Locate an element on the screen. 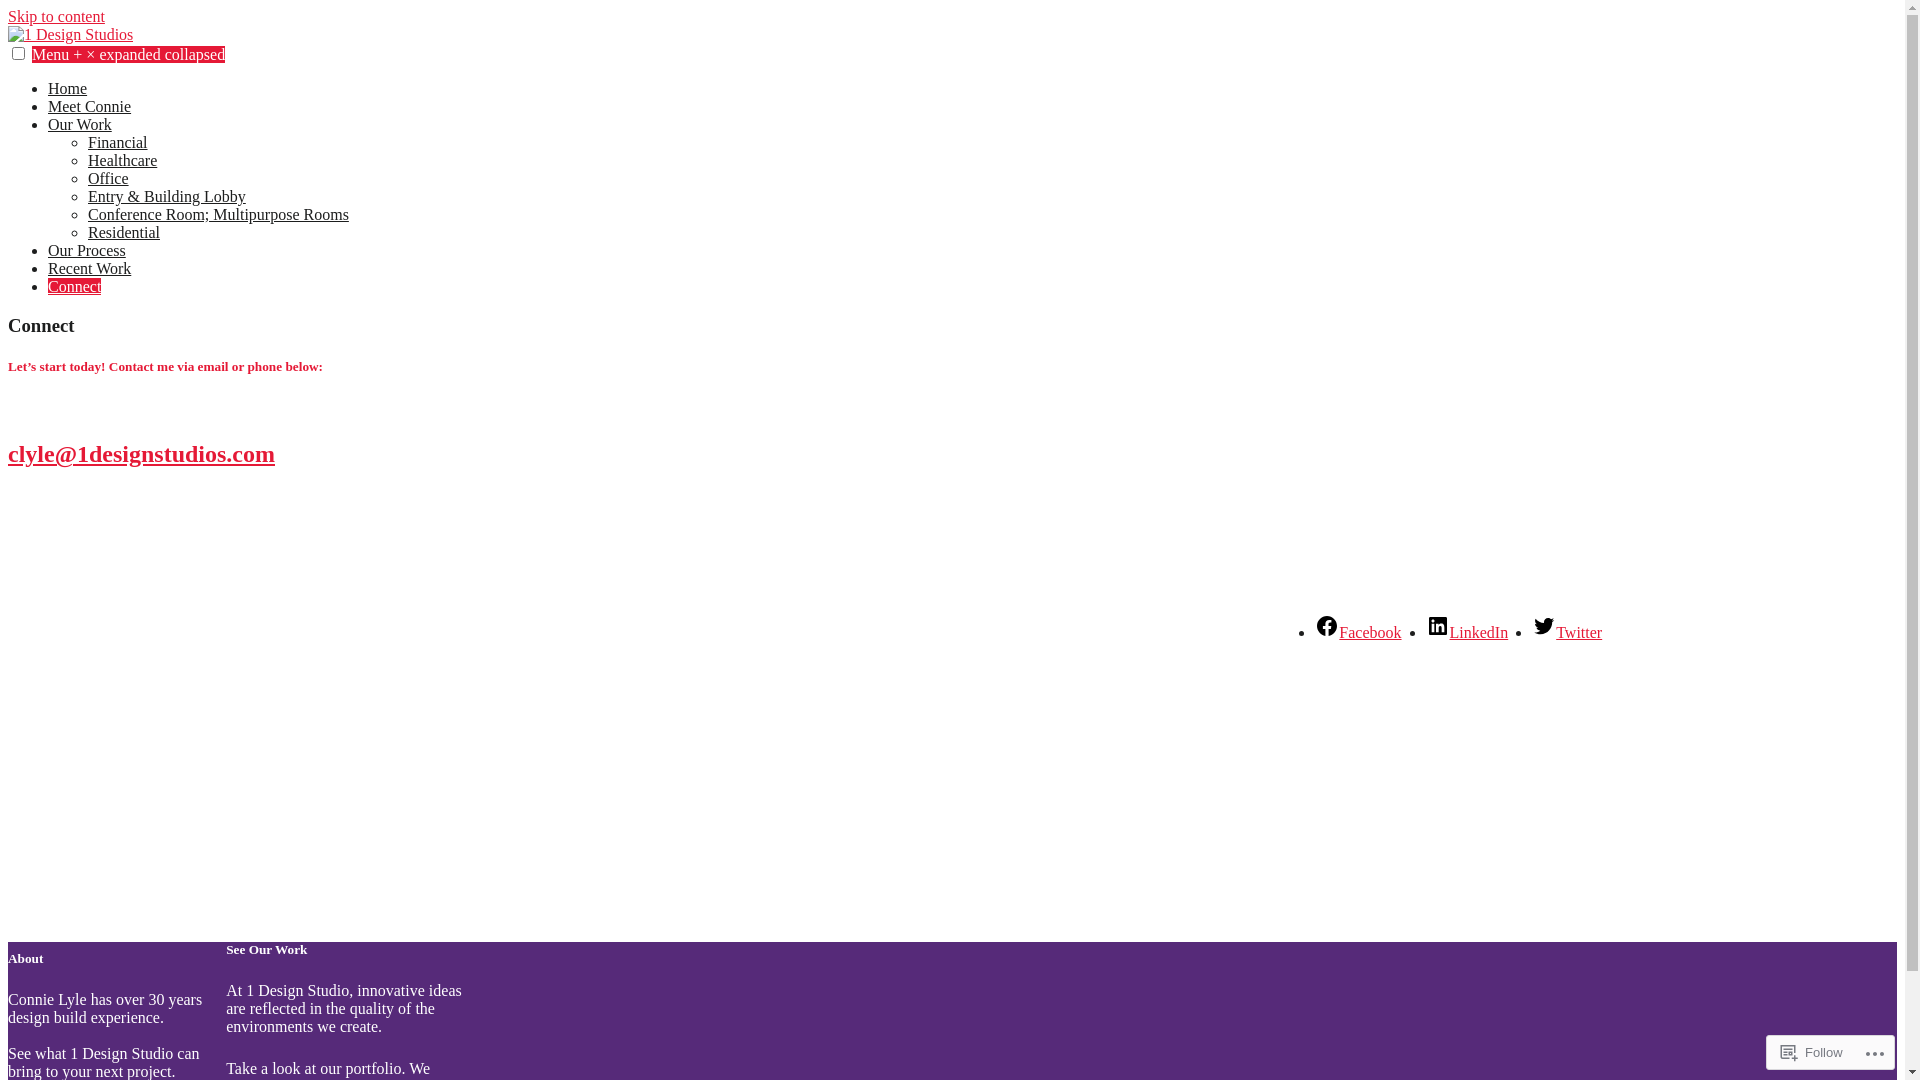  'Twitter' is located at coordinates (1565, 632).